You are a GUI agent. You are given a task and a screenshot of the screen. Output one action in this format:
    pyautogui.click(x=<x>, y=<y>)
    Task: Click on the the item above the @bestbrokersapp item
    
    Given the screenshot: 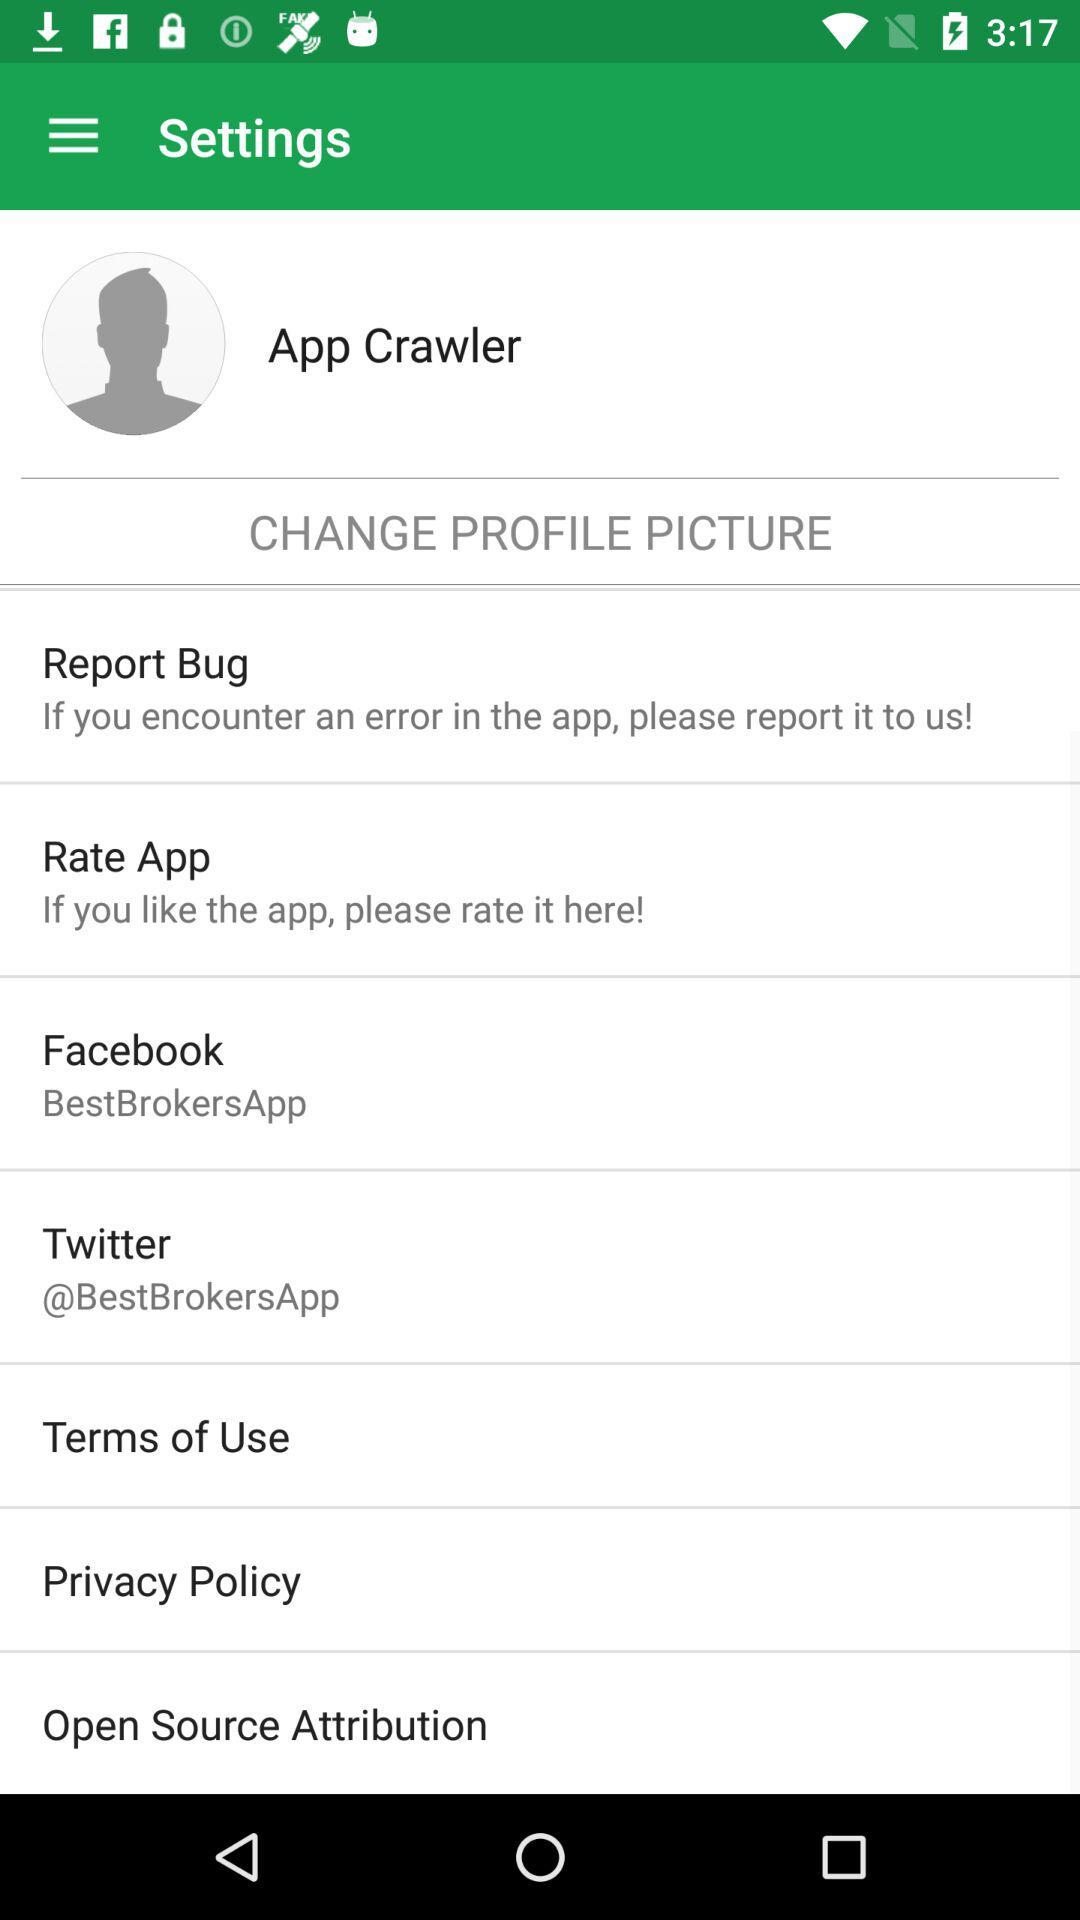 What is the action you would take?
    pyautogui.click(x=106, y=1241)
    